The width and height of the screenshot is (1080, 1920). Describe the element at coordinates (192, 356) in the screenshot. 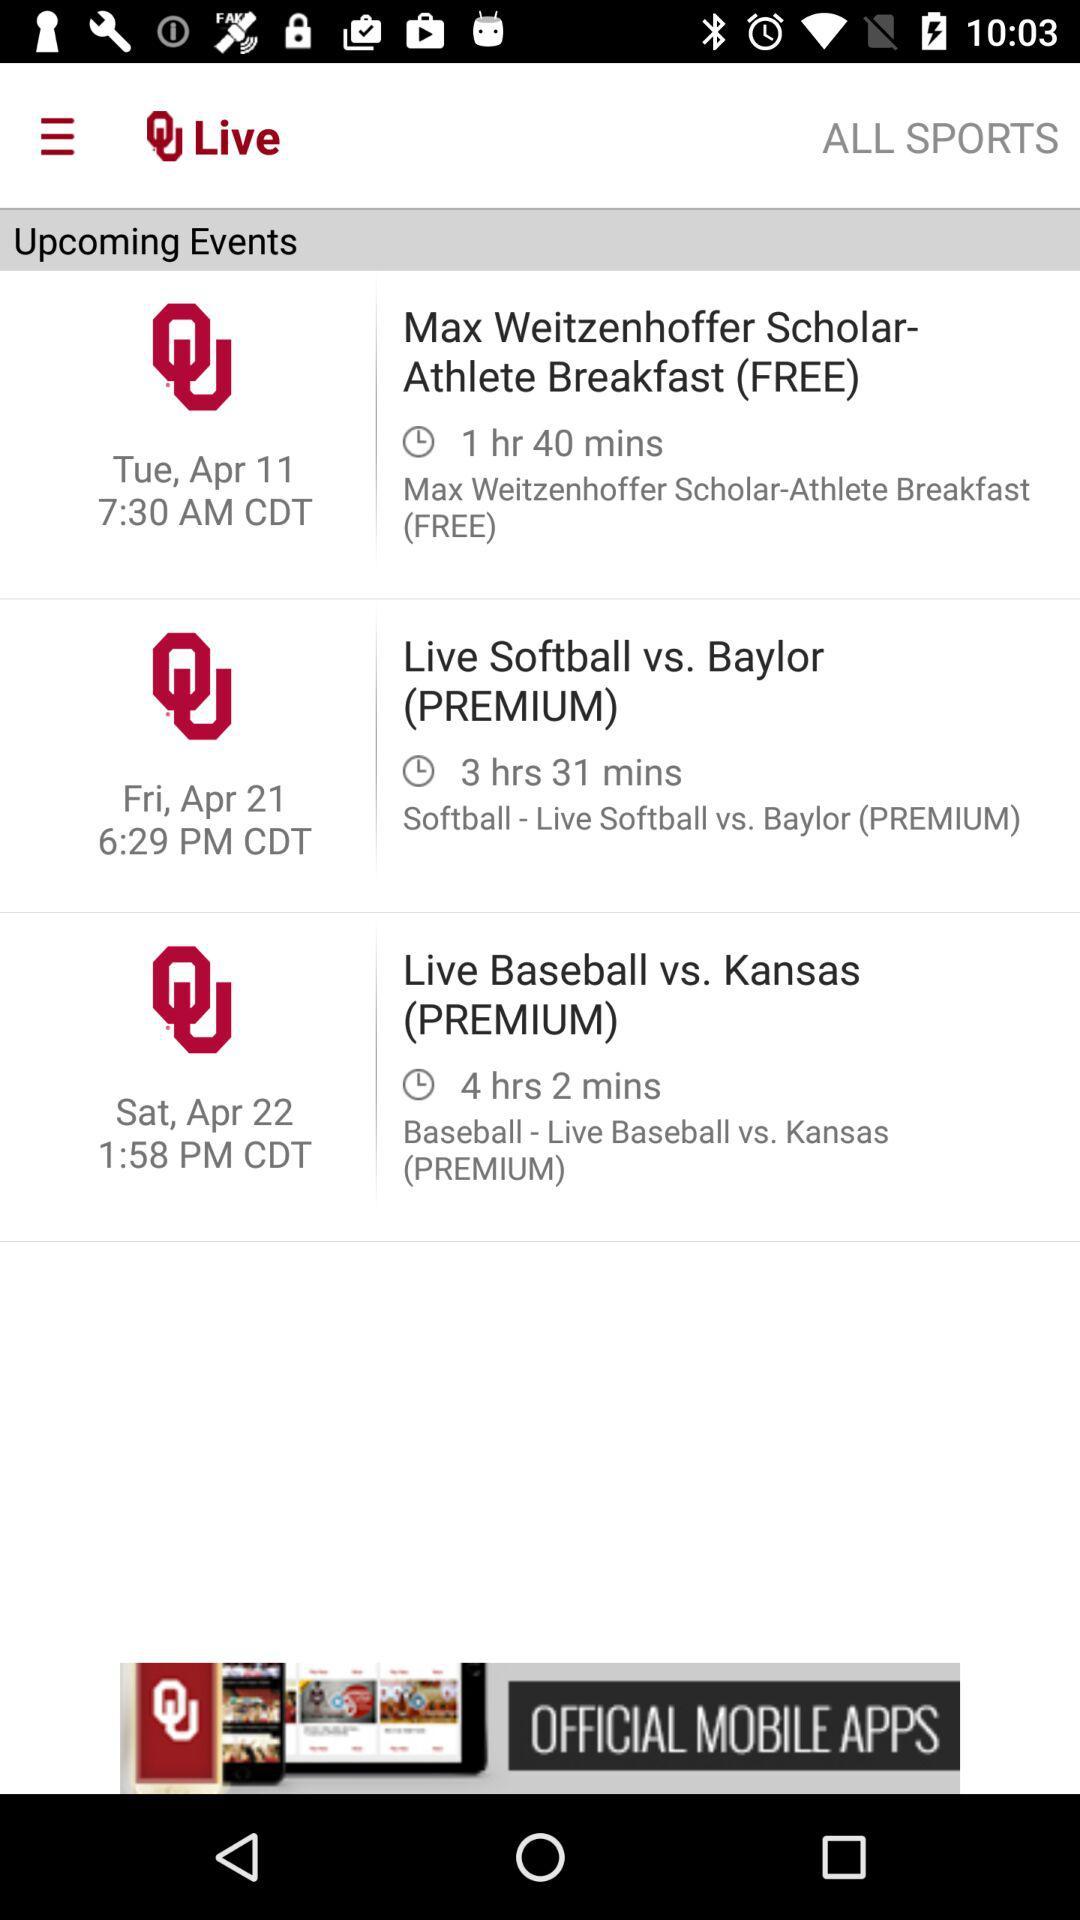

I see `the first logo under upcoming events` at that location.